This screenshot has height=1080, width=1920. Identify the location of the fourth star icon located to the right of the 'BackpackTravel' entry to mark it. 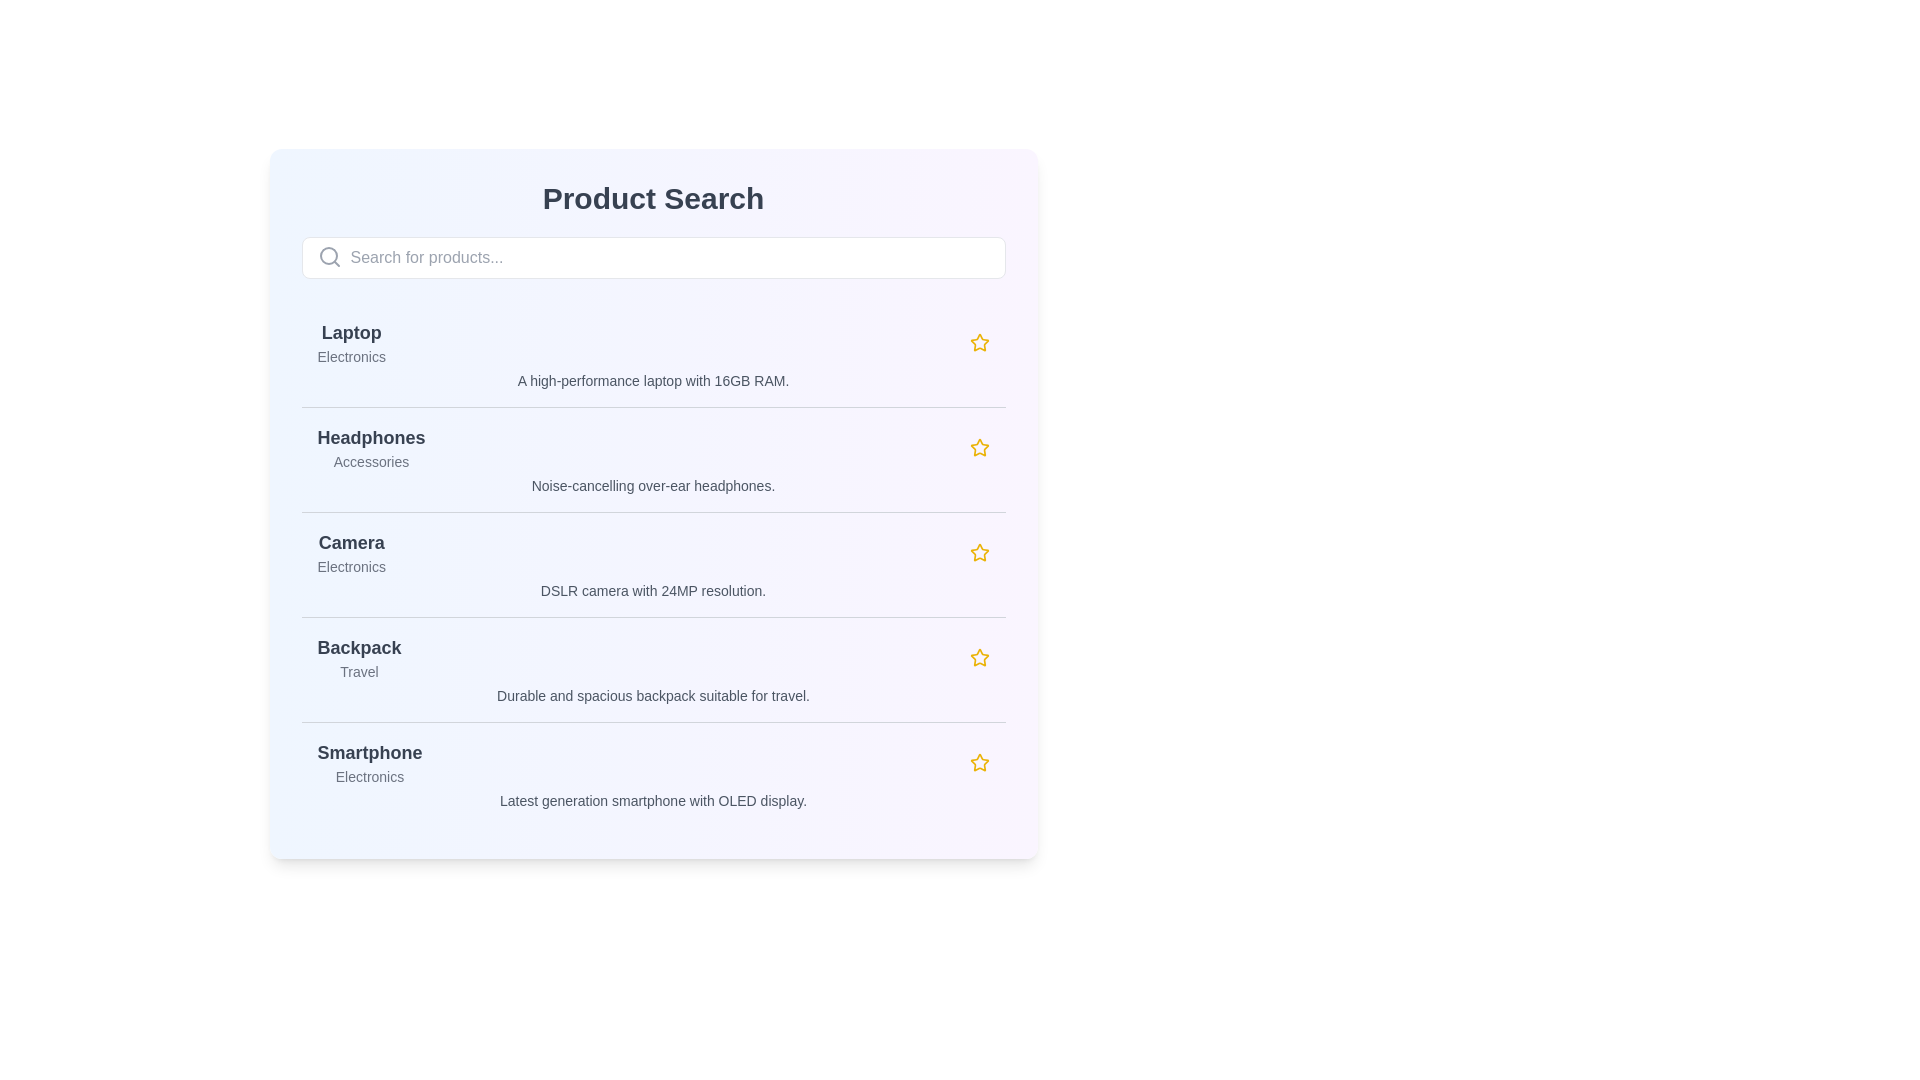
(979, 658).